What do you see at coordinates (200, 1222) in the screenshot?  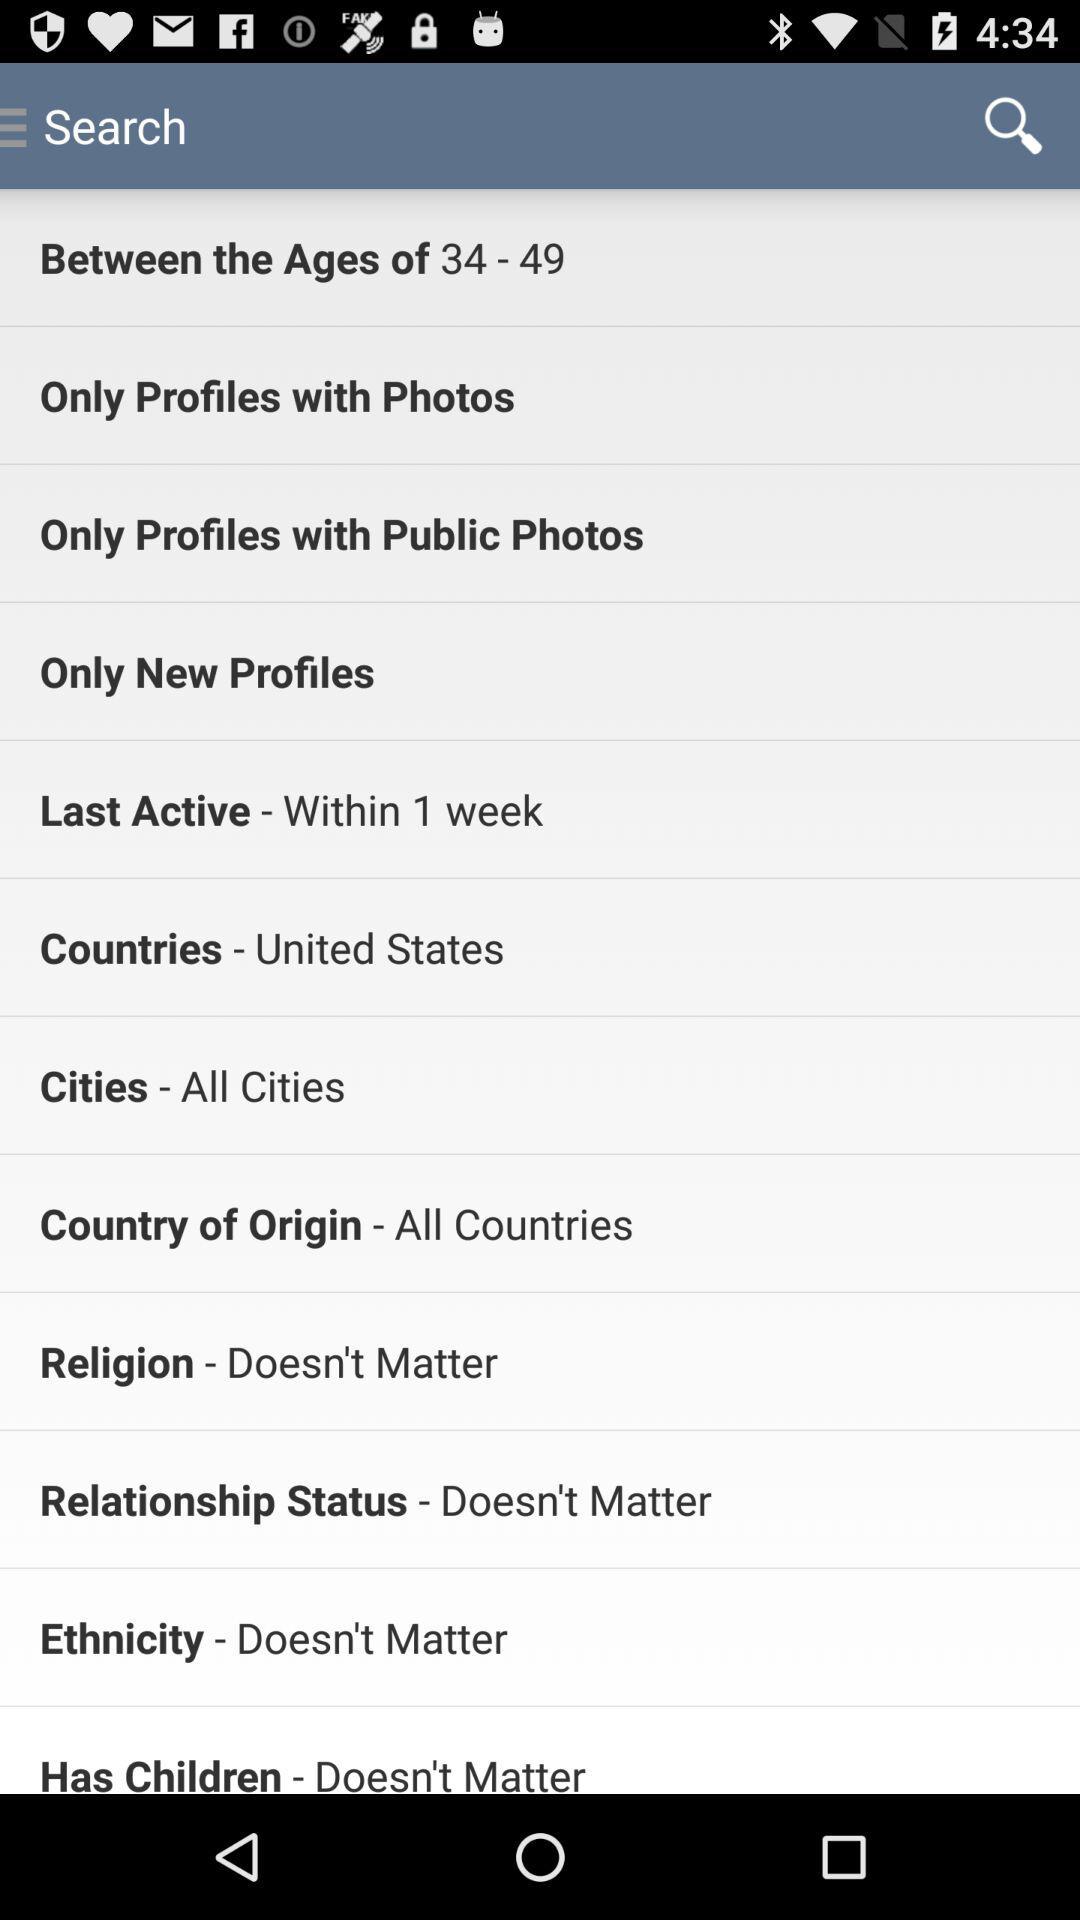 I see `the icon next to the  - all countries app` at bounding box center [200, 1222].